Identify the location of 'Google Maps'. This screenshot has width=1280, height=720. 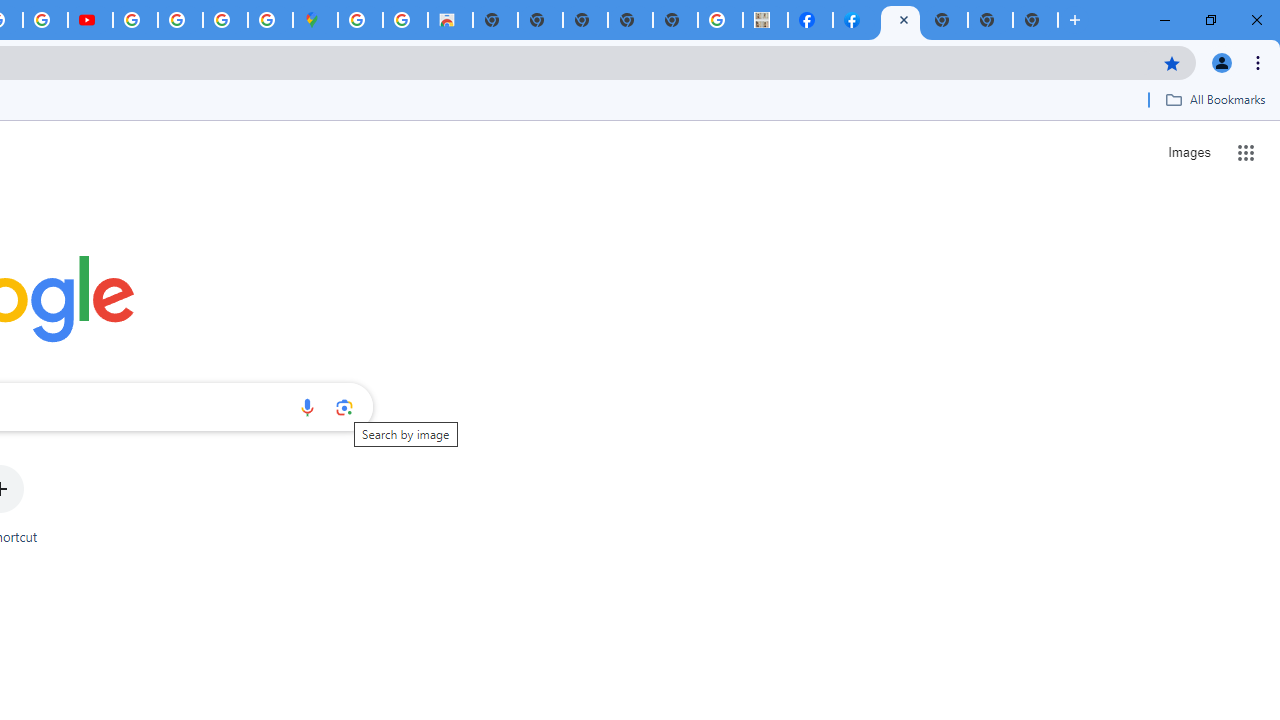
(314, 20).